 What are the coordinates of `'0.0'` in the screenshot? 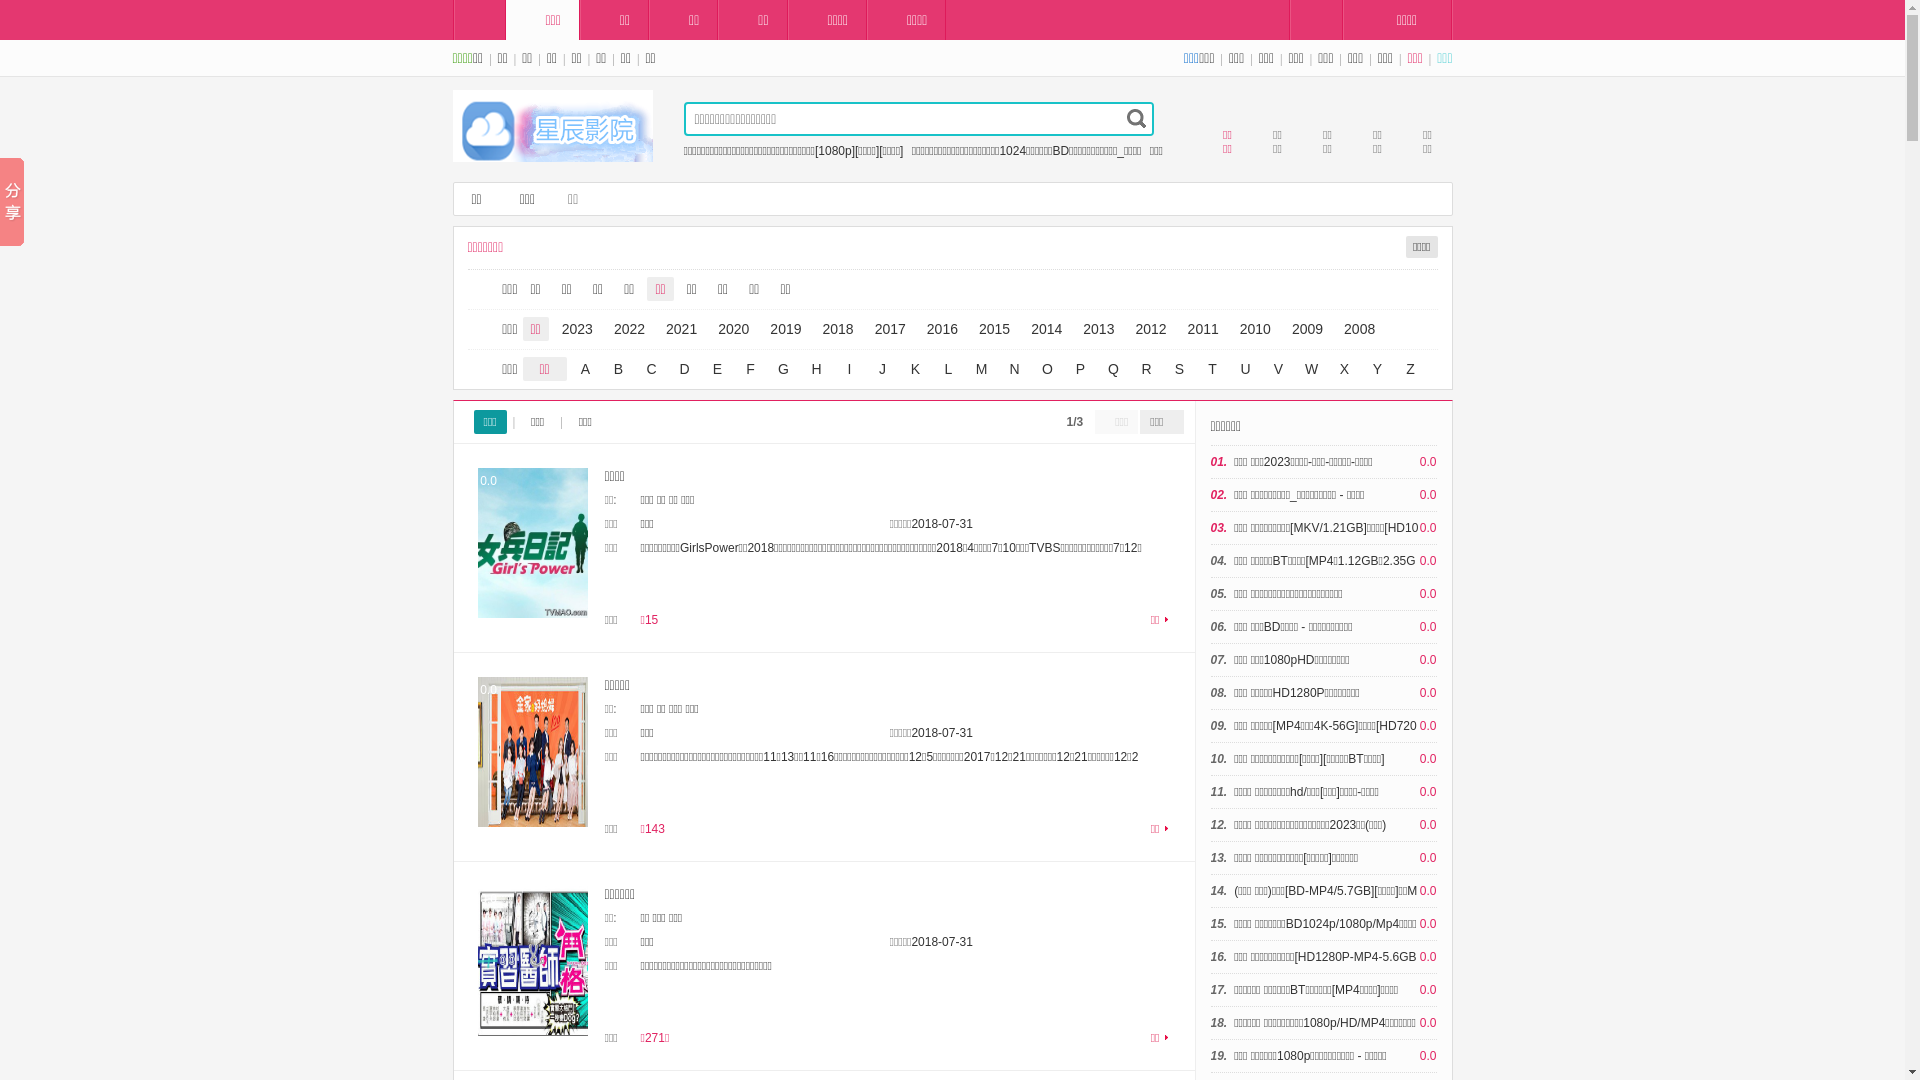 It's located at (532, 543).